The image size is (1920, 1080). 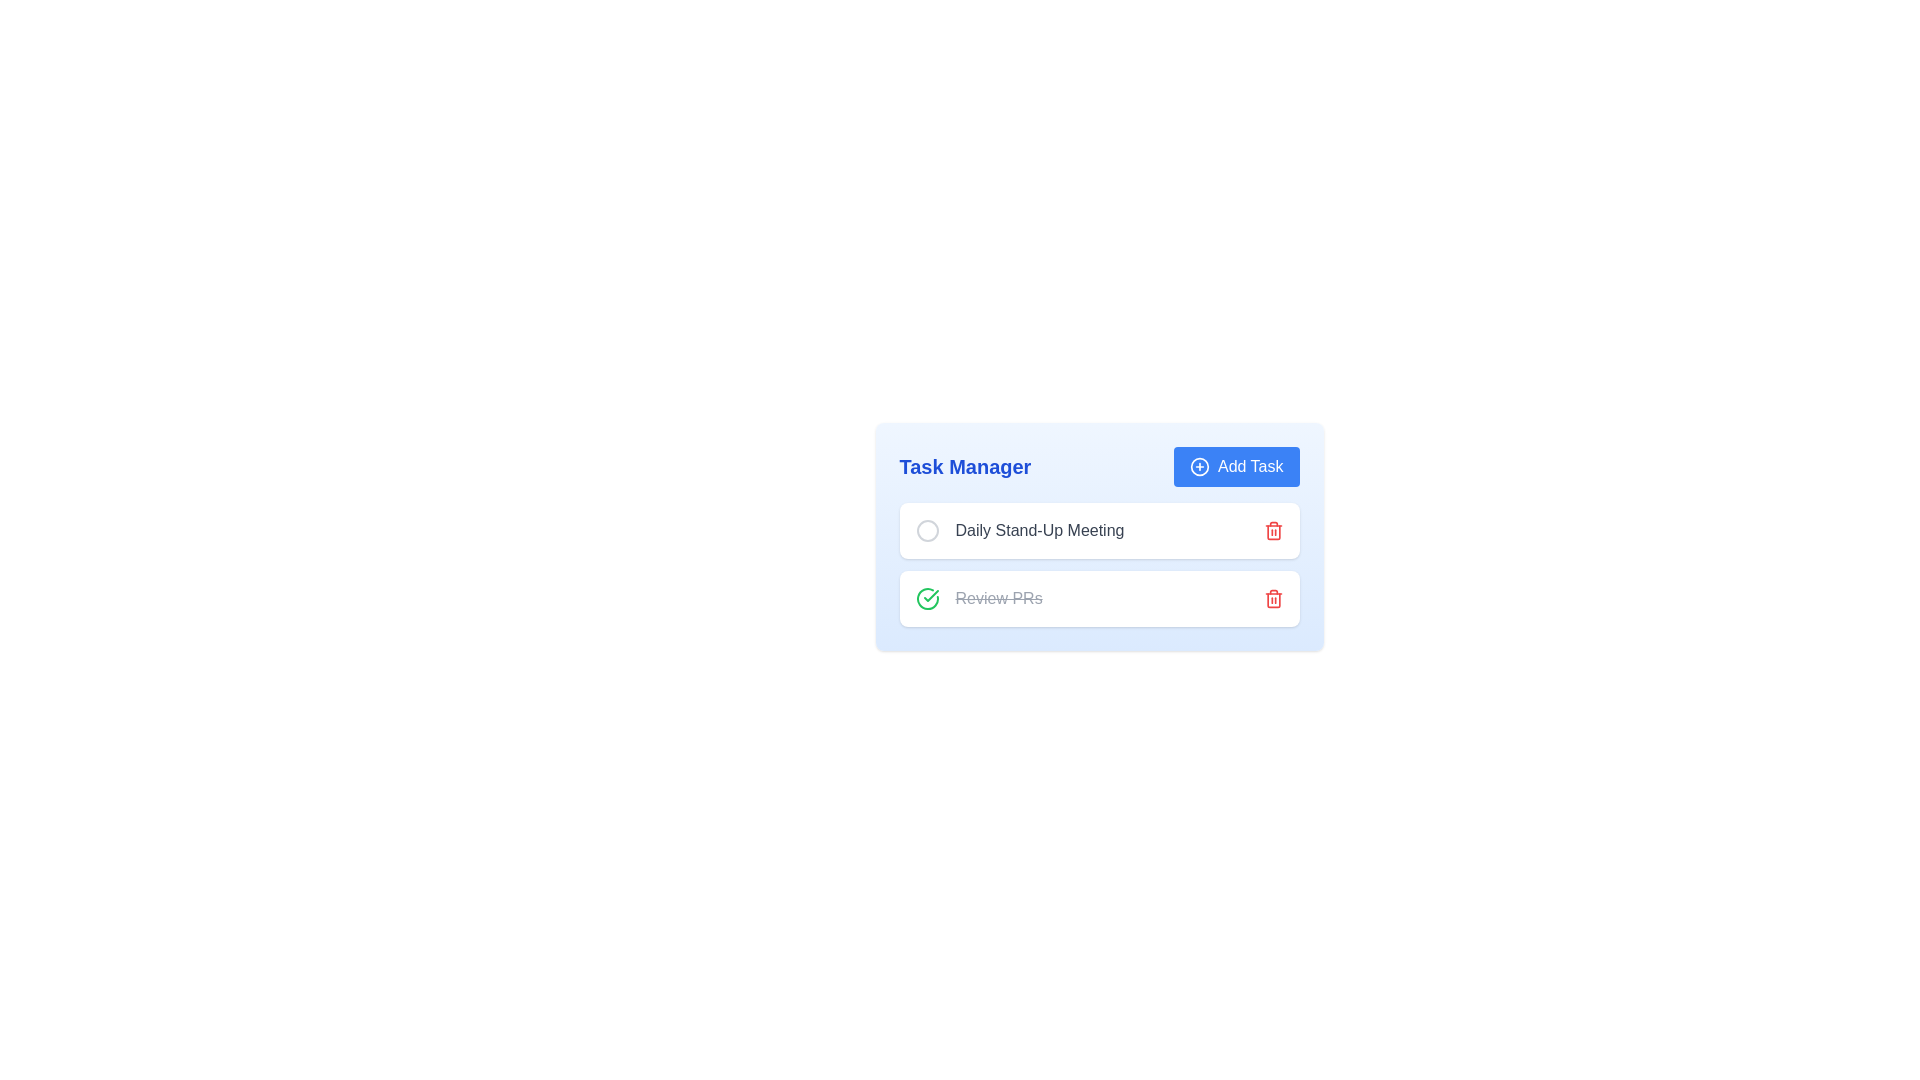 What do you see at coordinates (1200, 466) in the screenshot?
I see `the blue circular icon with a plus symbol inside, located to the left of the 'Add Task' button in the top-right portion of the task management interface` at bounding box center [1200, 466].